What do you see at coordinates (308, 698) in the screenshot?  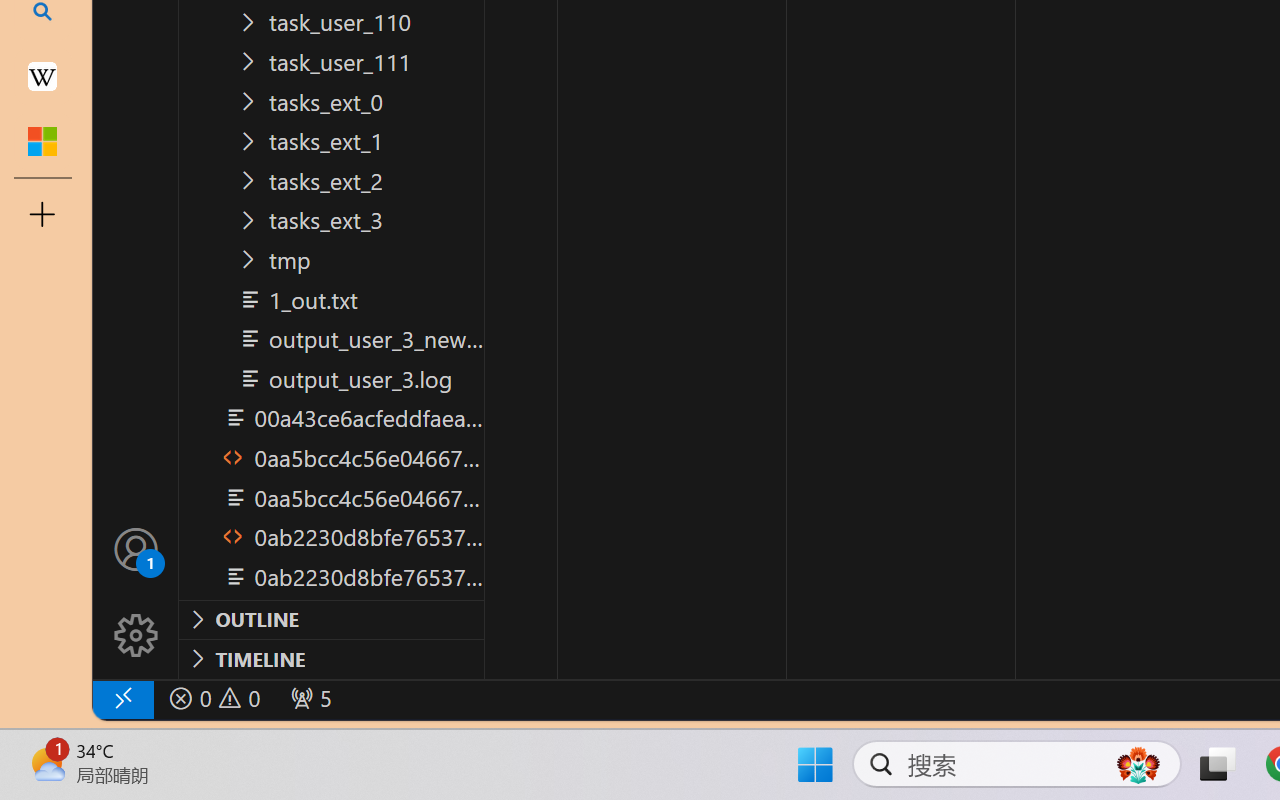 I see `'Forwarded Ports: 36301, 47065, 38781, 45817, 50331'` at bounding box center [308, 698].